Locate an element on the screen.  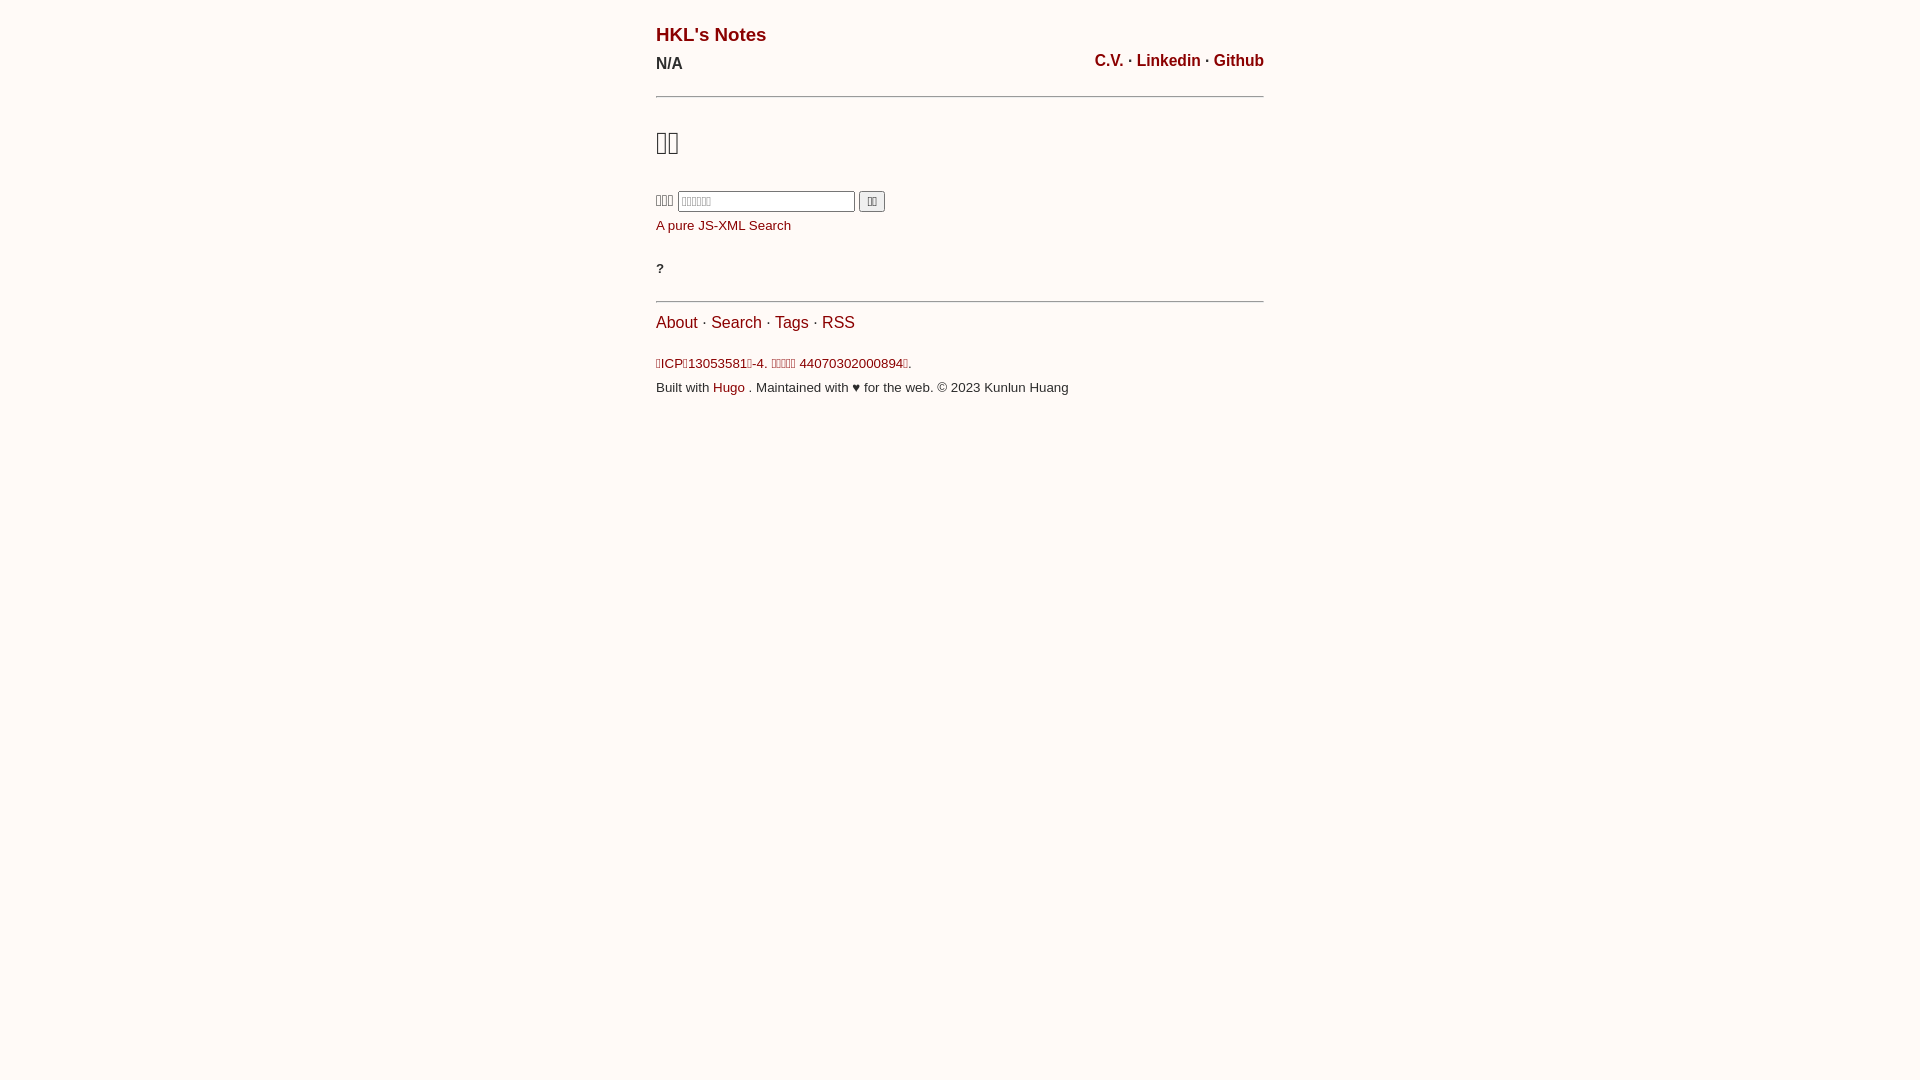
'RSS' is located at coordinates (821, 321).